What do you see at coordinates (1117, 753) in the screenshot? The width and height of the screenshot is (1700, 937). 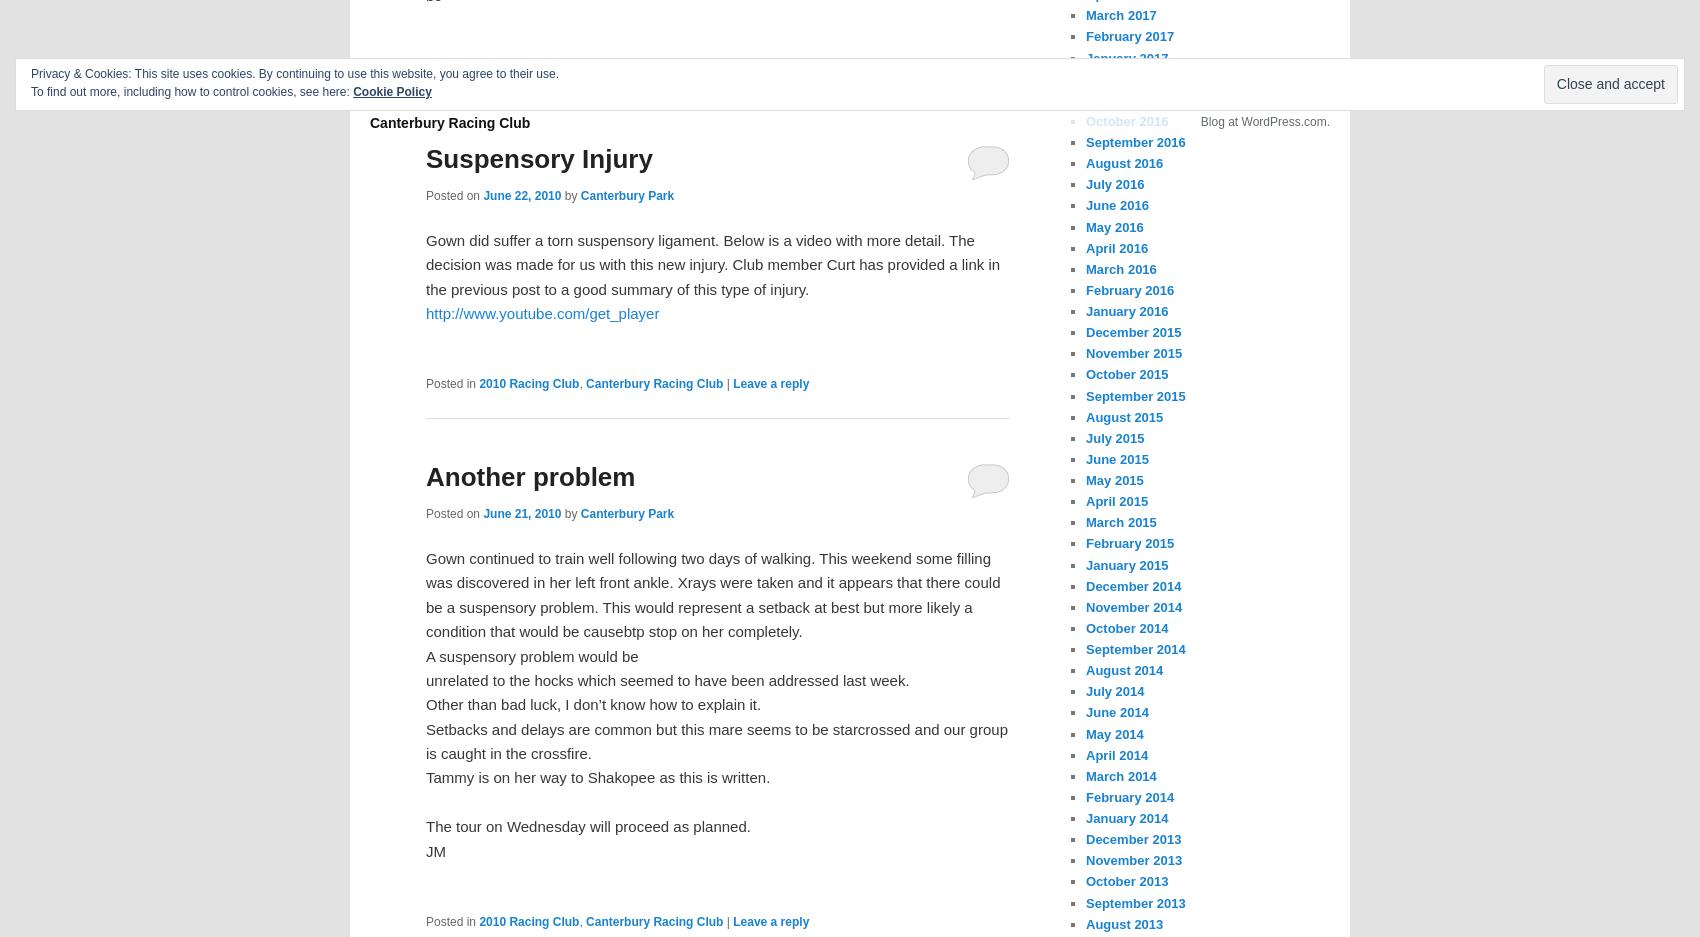 I see `'April 2014'` at bounding box center [1117, 753].